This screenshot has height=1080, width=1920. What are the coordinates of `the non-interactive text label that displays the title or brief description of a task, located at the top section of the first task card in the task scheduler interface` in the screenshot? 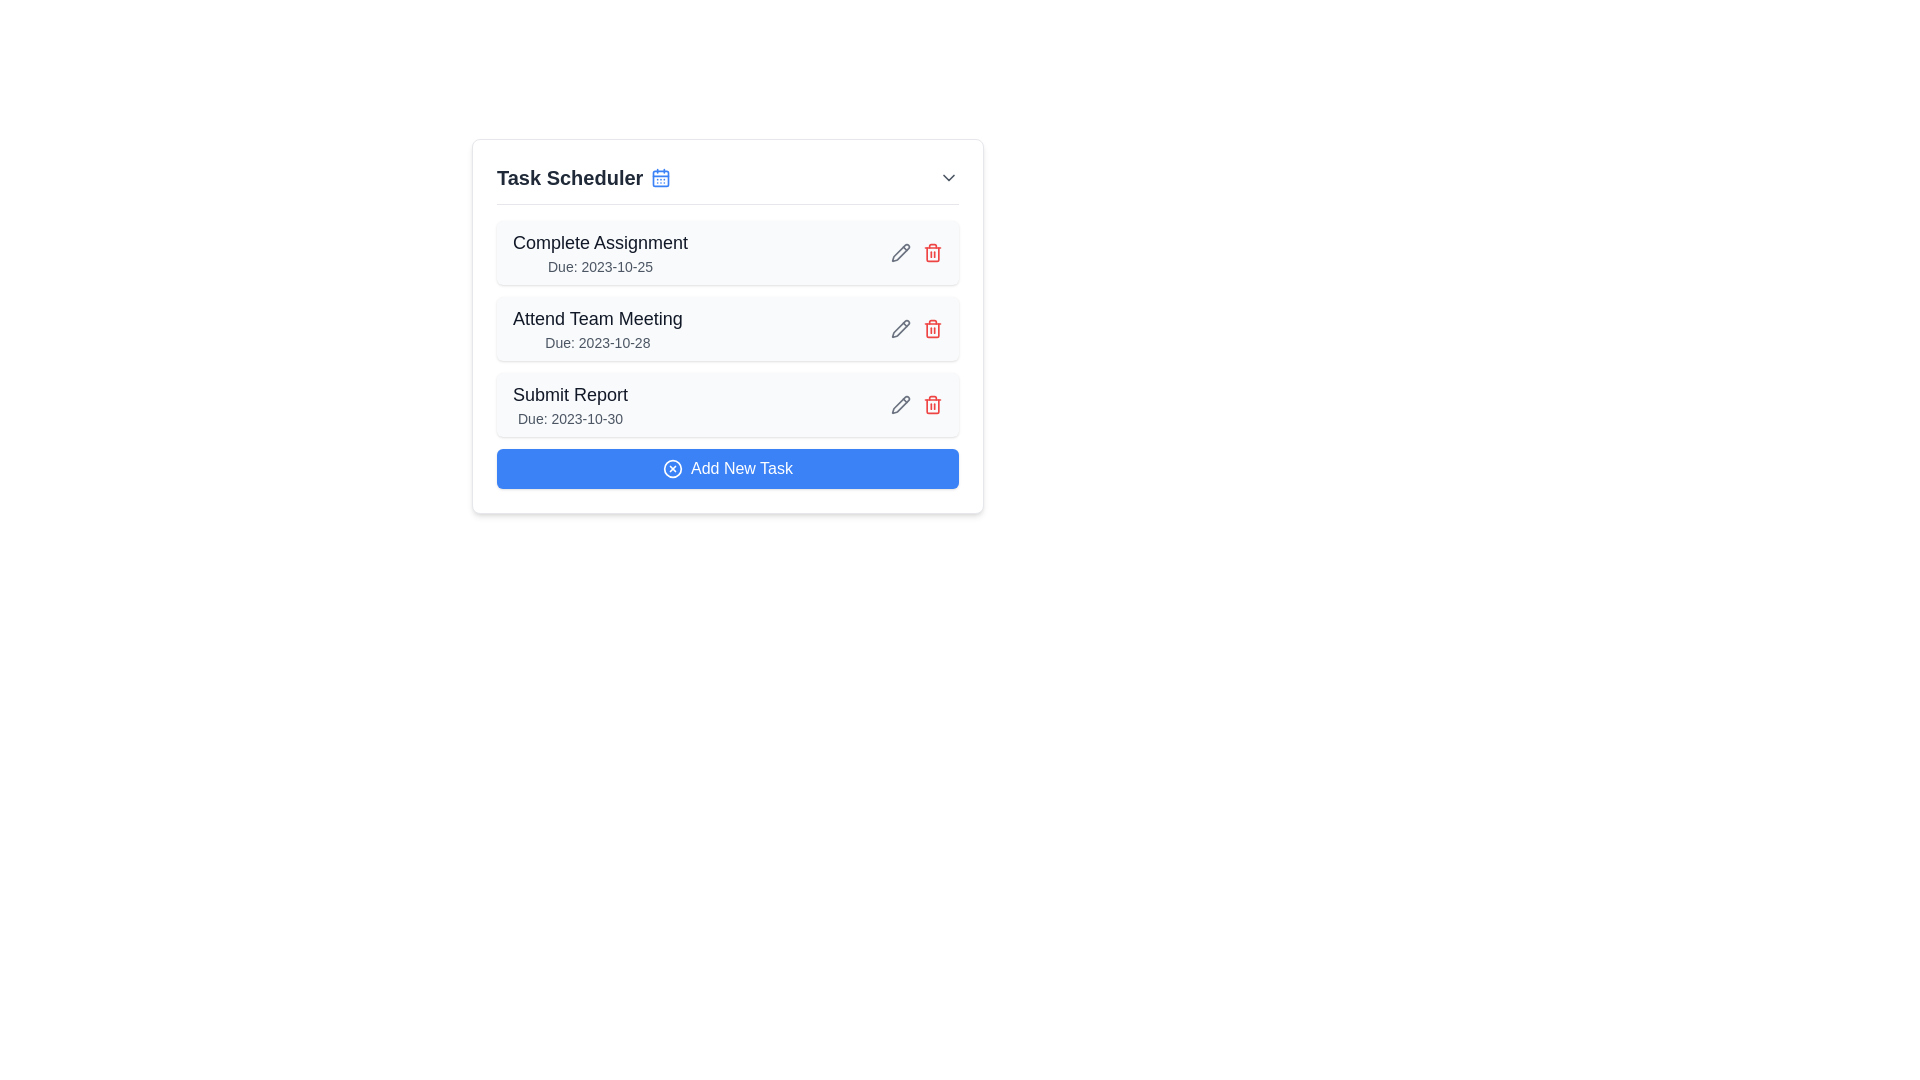 It's located at (599, 242).